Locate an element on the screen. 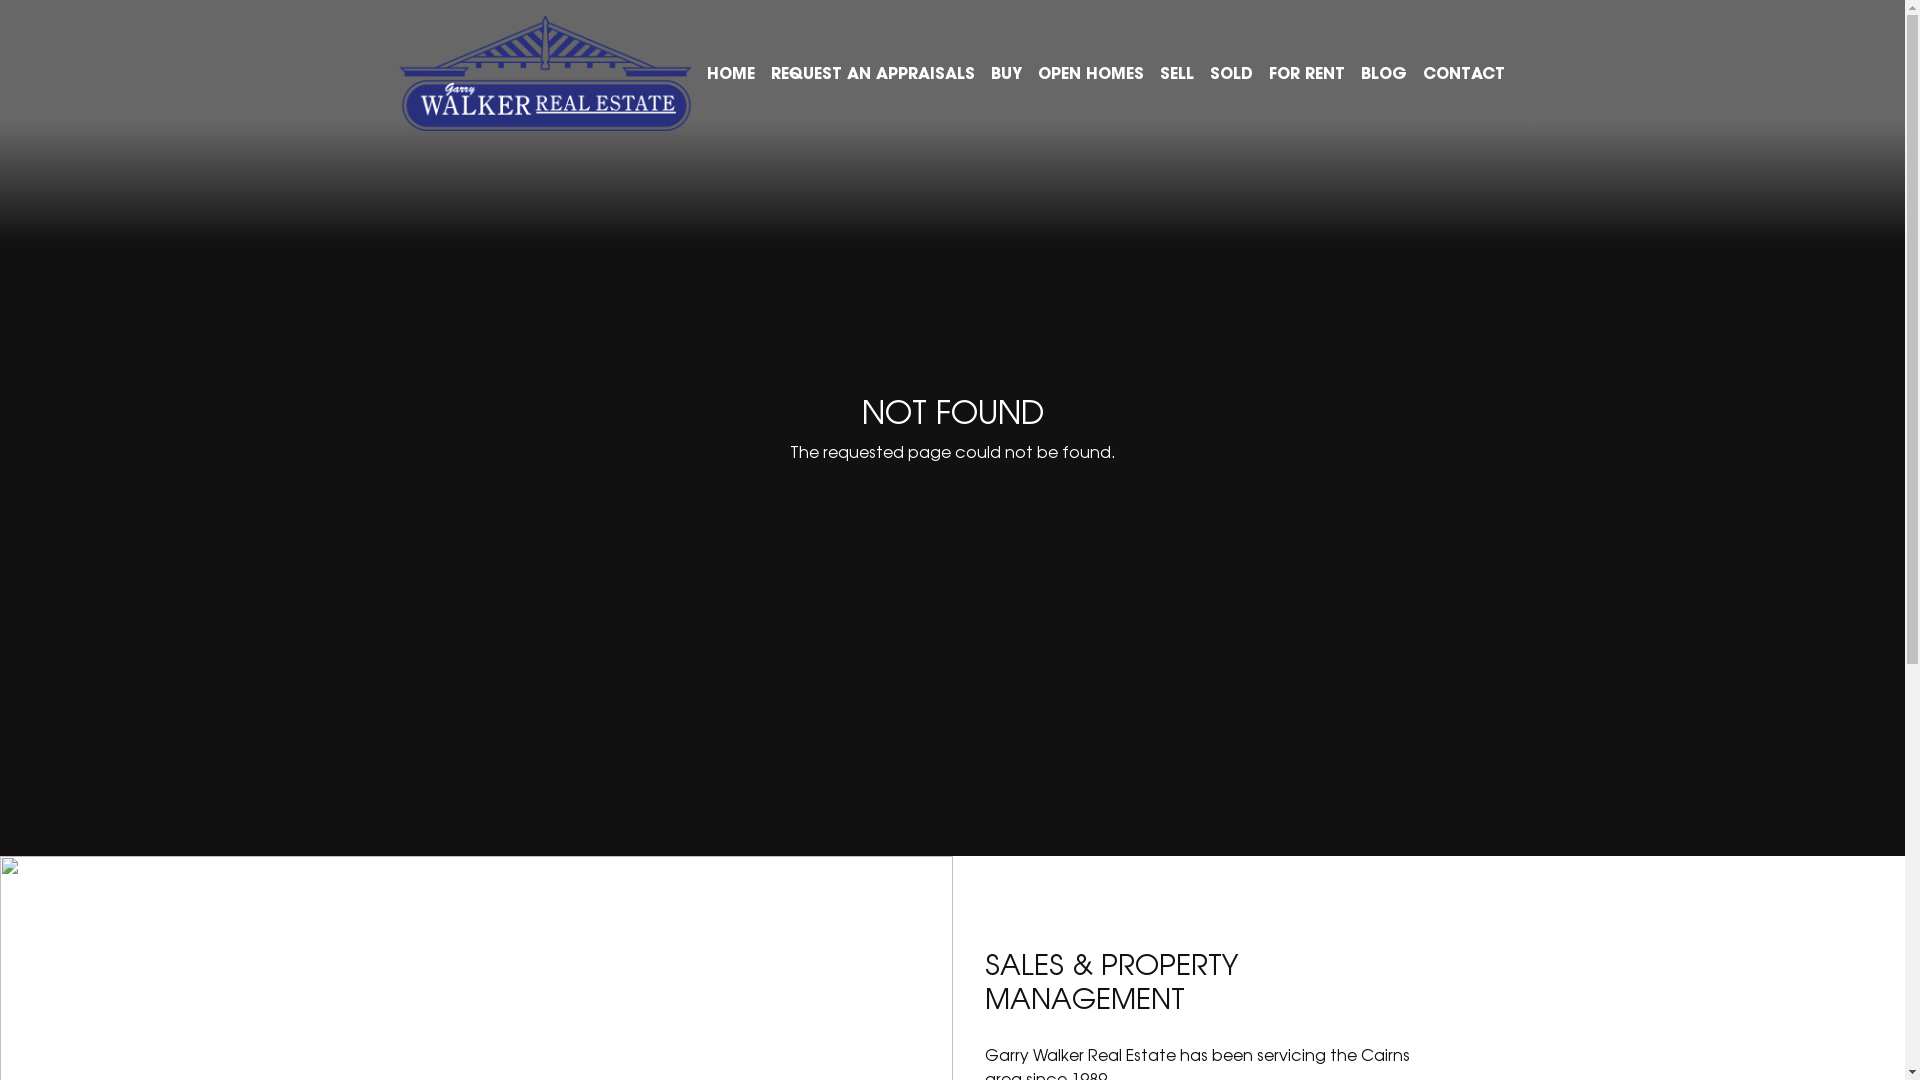 The height and width of the screenshot is (1080, 1920). 'SELL' is located at coordinates (1176, 72).